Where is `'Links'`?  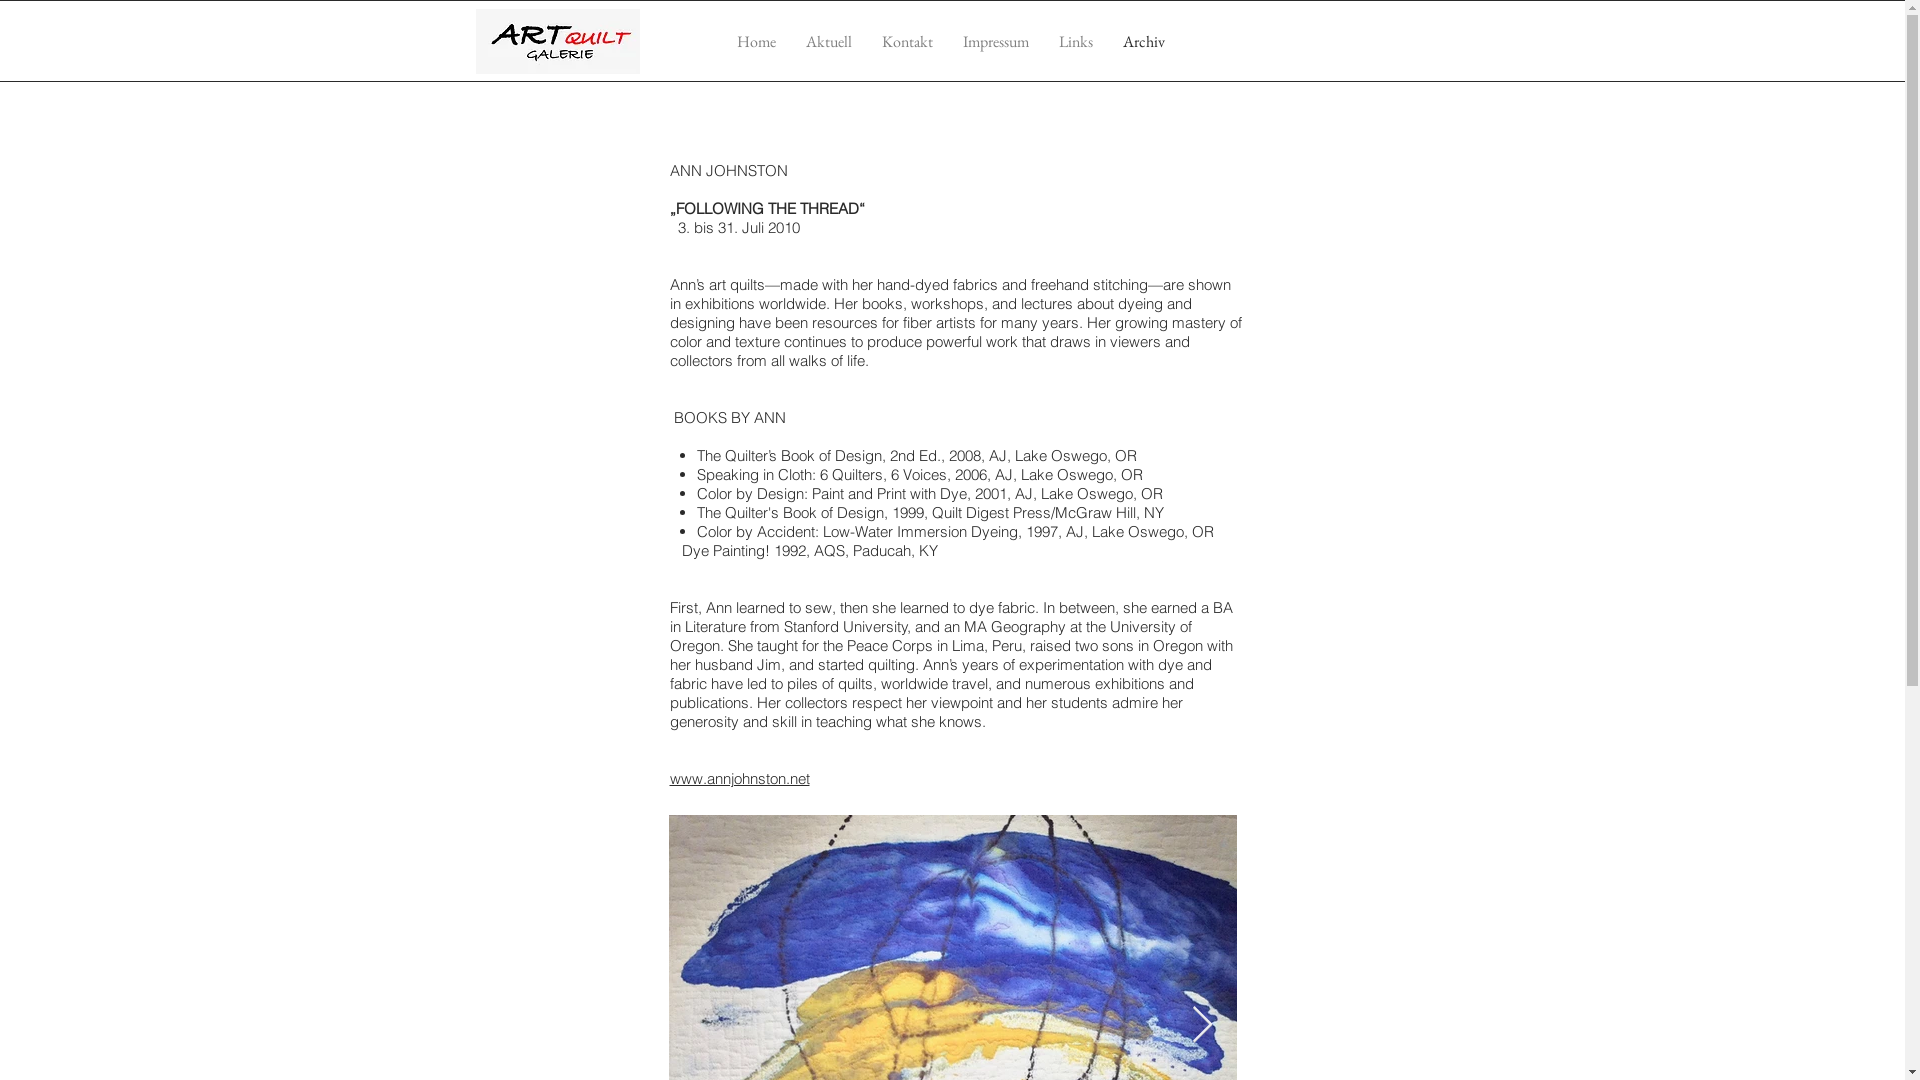
'Links' is located at coordinates (1074, 41).